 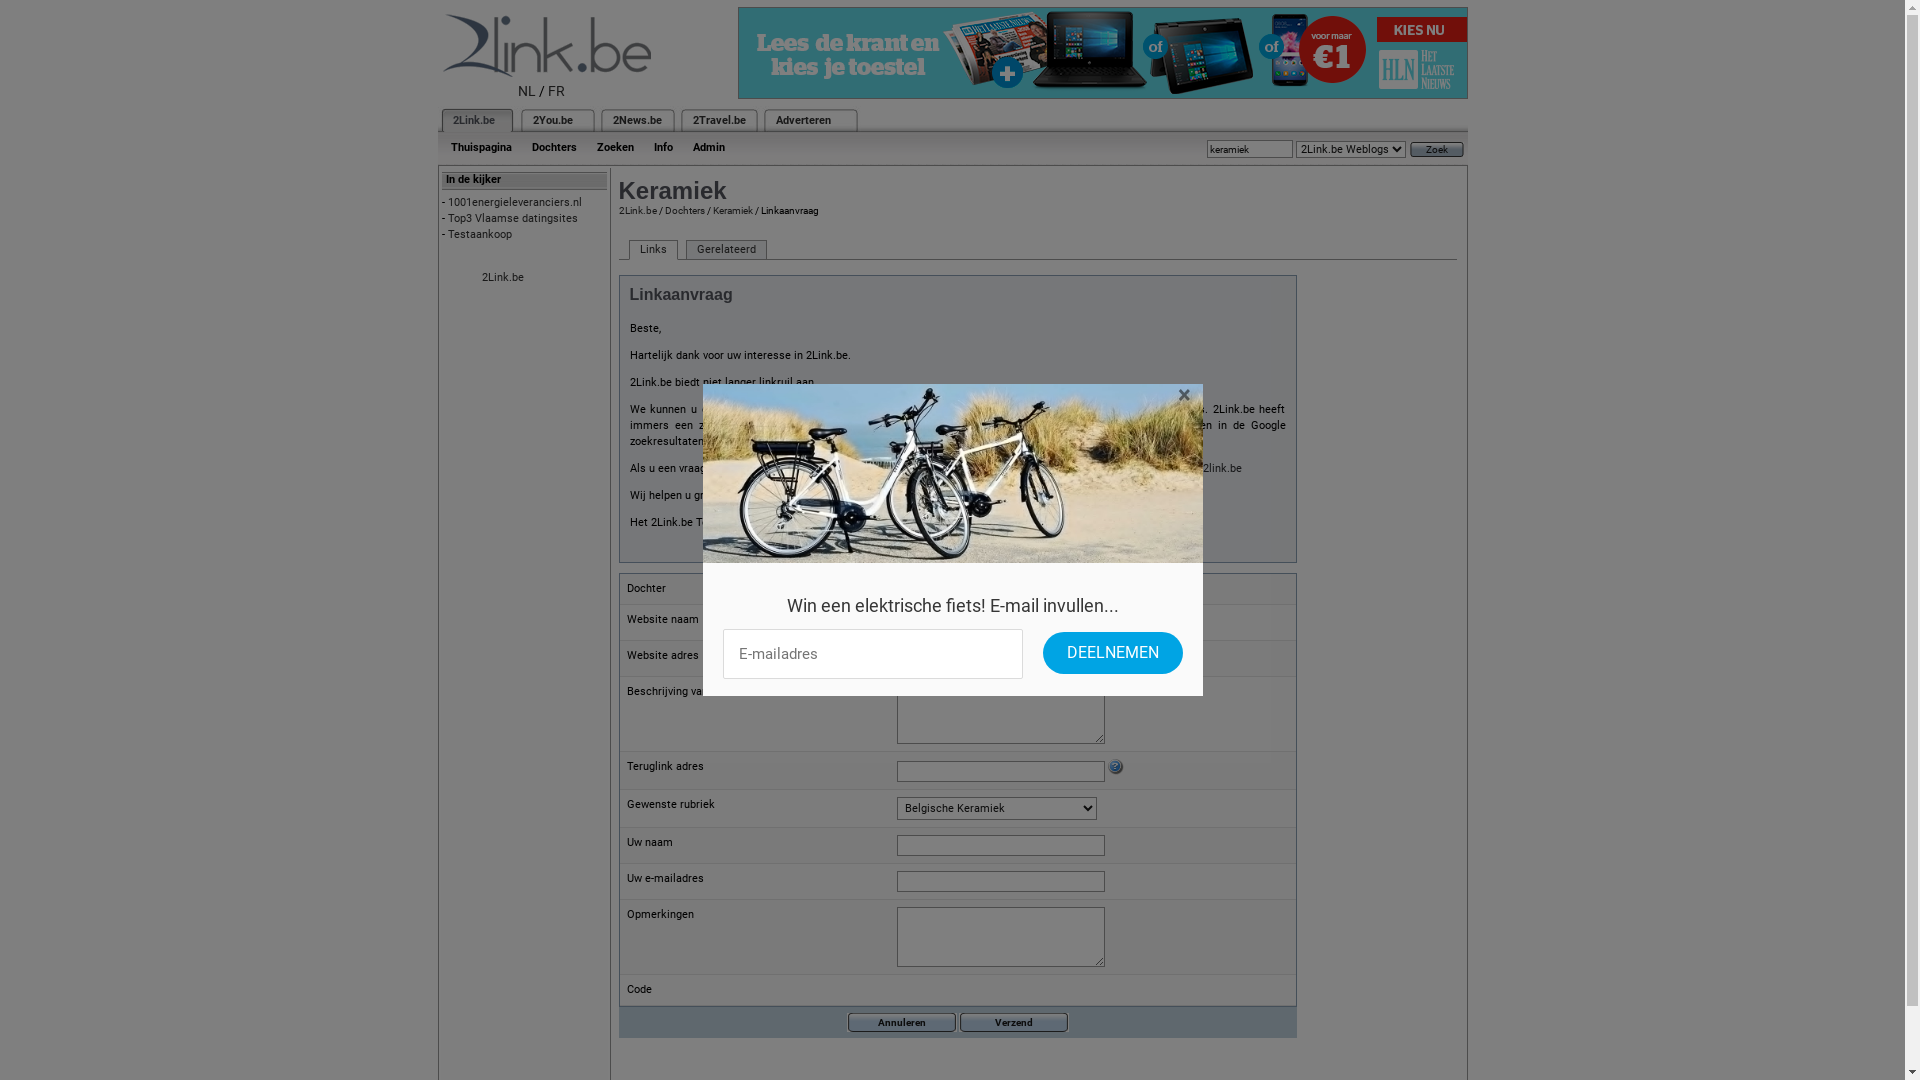 I want to click on 'Testaankoop', so click(x=480, y=233).